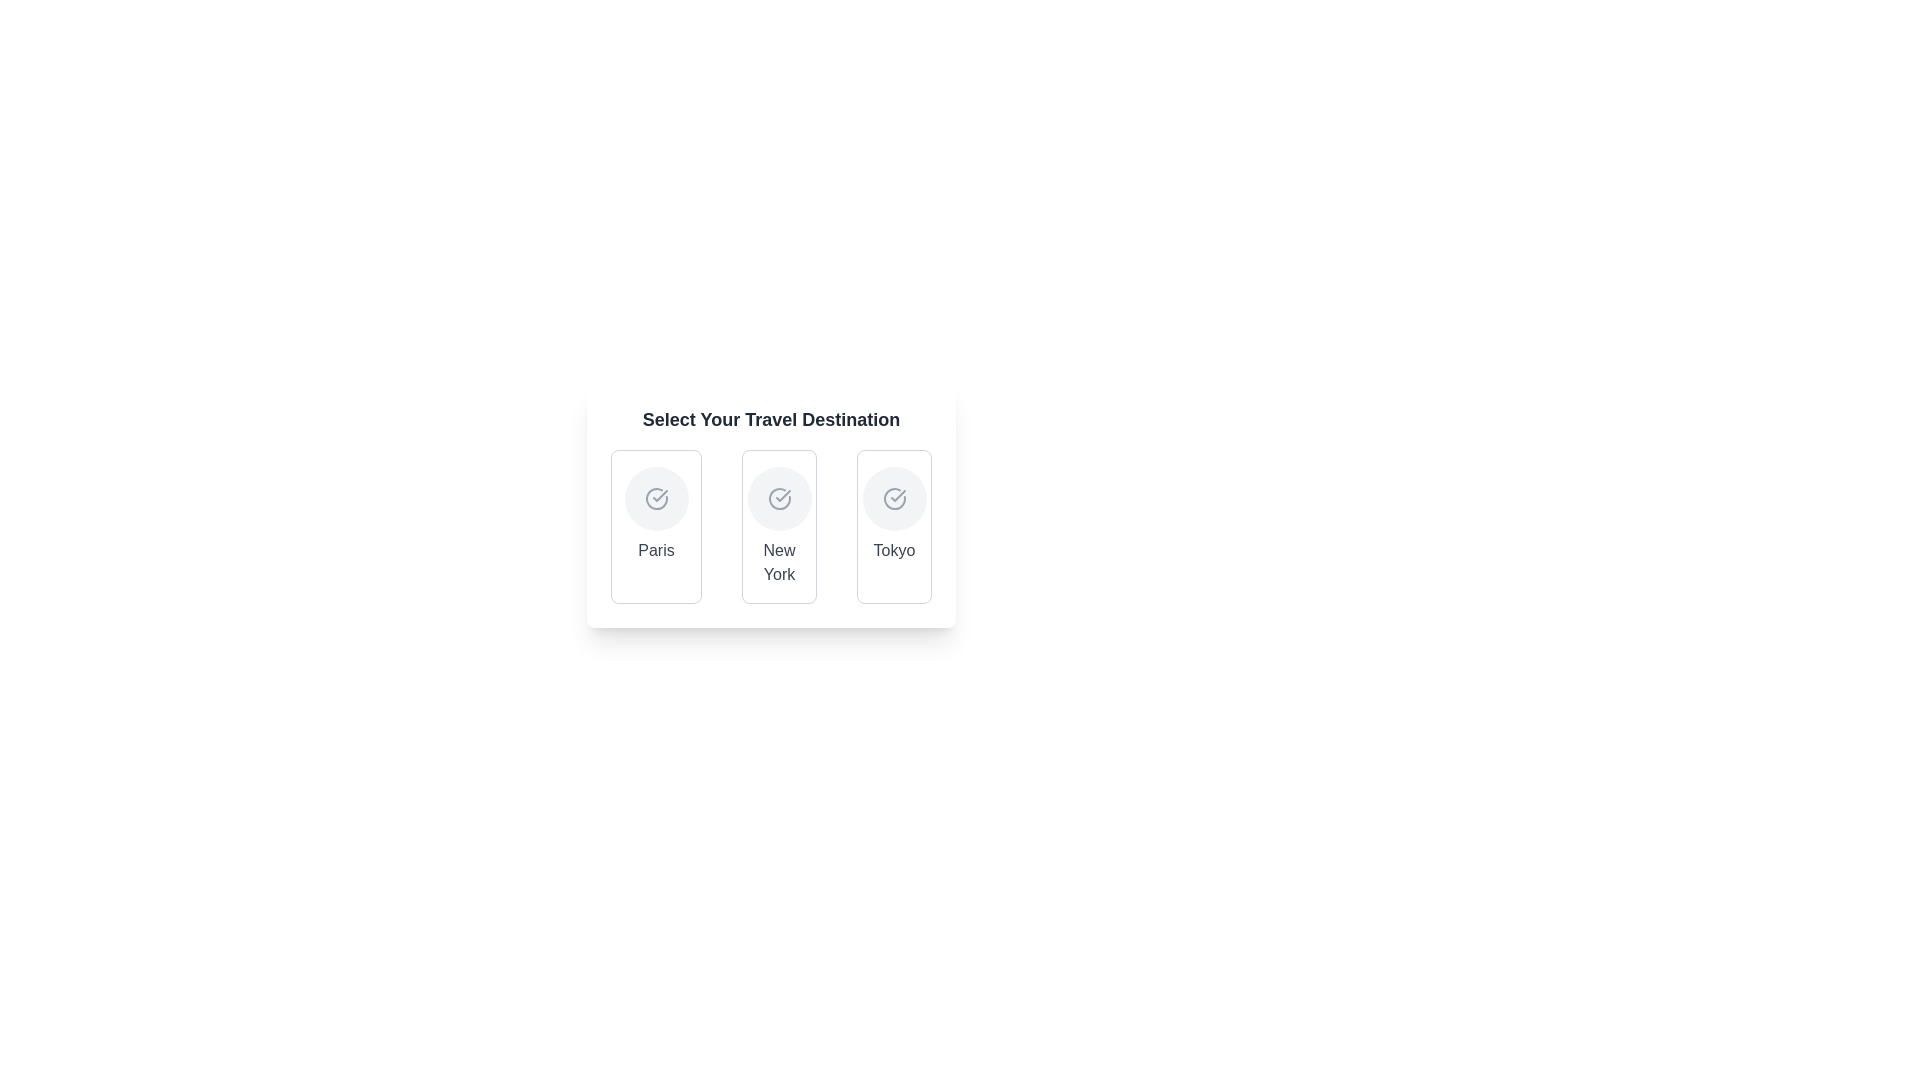 This screenshot has height=1080, width=1920. What do you see at coordinates (778, 497) in the screenshot?
I see `the circular UI component with a light gray checkmark icon that is positioned directly above the text 'New York.'` at bounding box center [778, 497].